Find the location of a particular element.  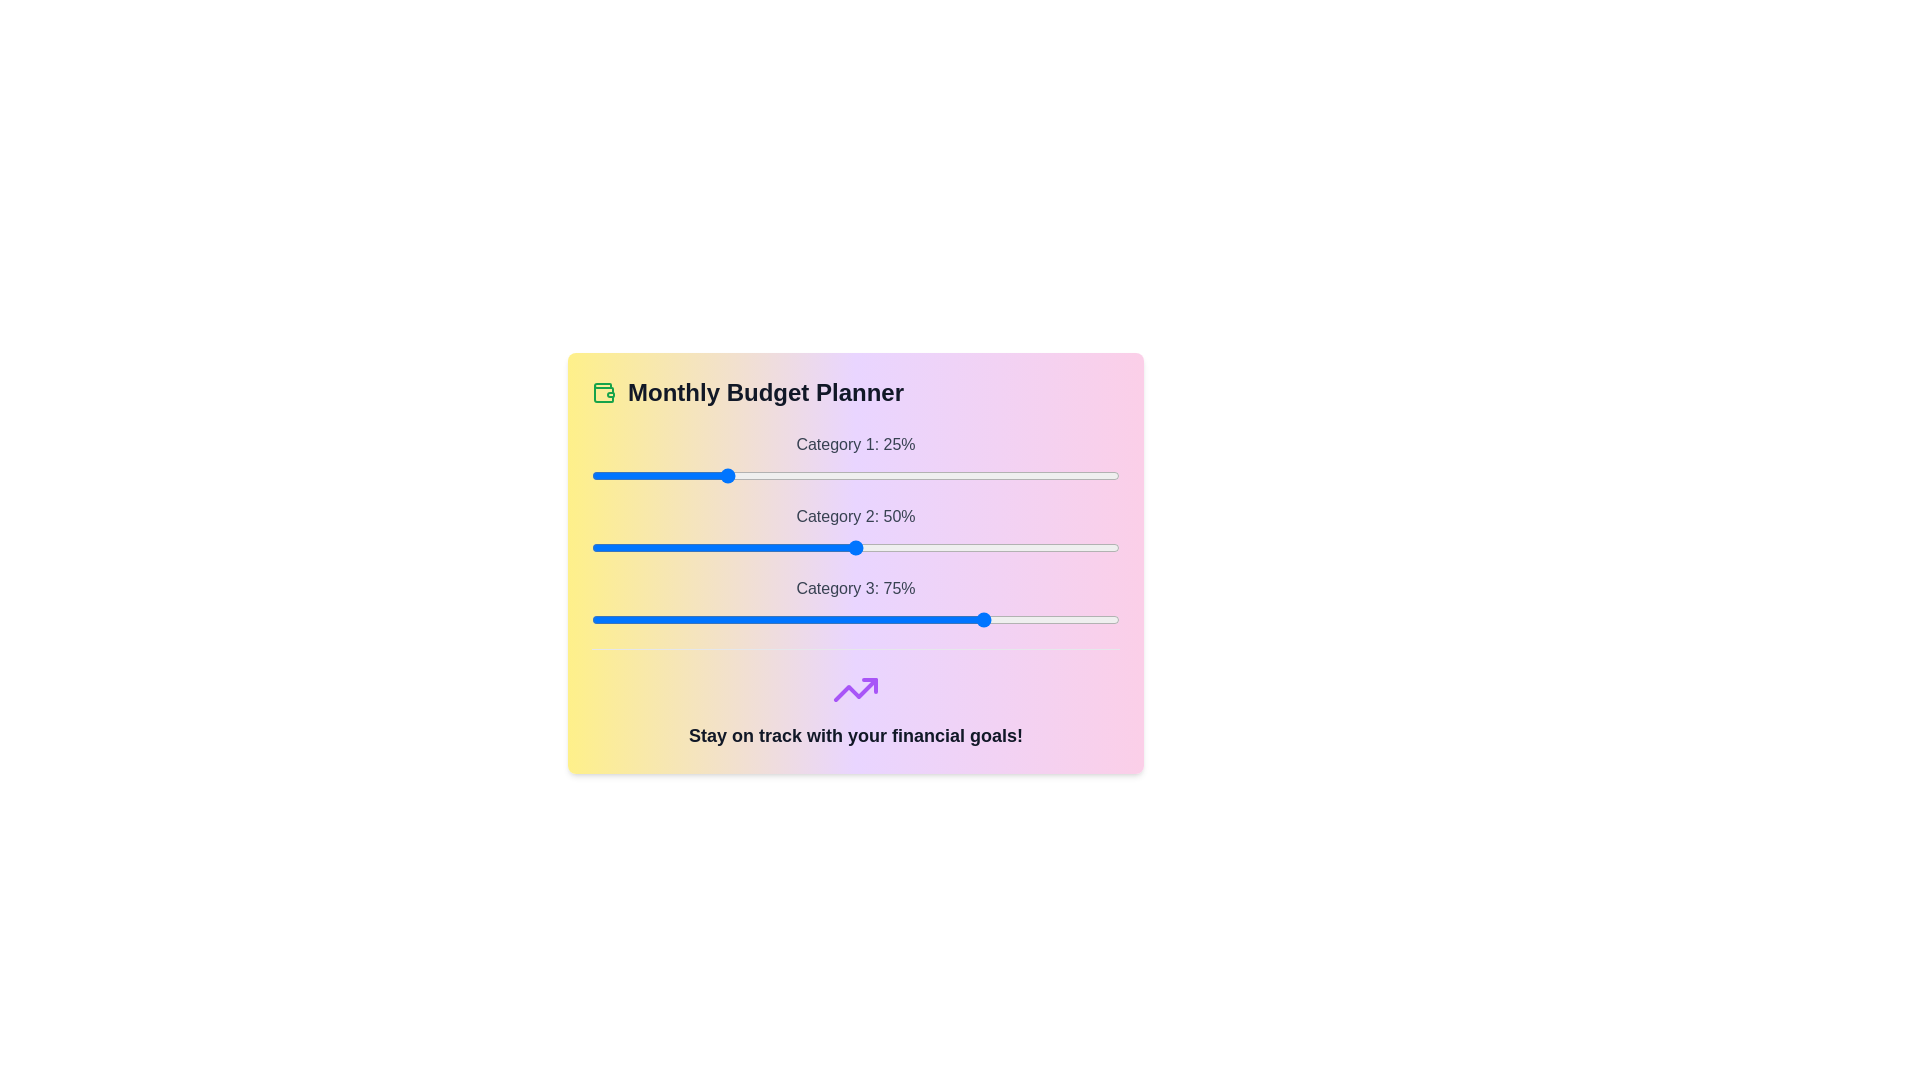

the slider for Category 2 to 51% is located at coordinates (861, 547).